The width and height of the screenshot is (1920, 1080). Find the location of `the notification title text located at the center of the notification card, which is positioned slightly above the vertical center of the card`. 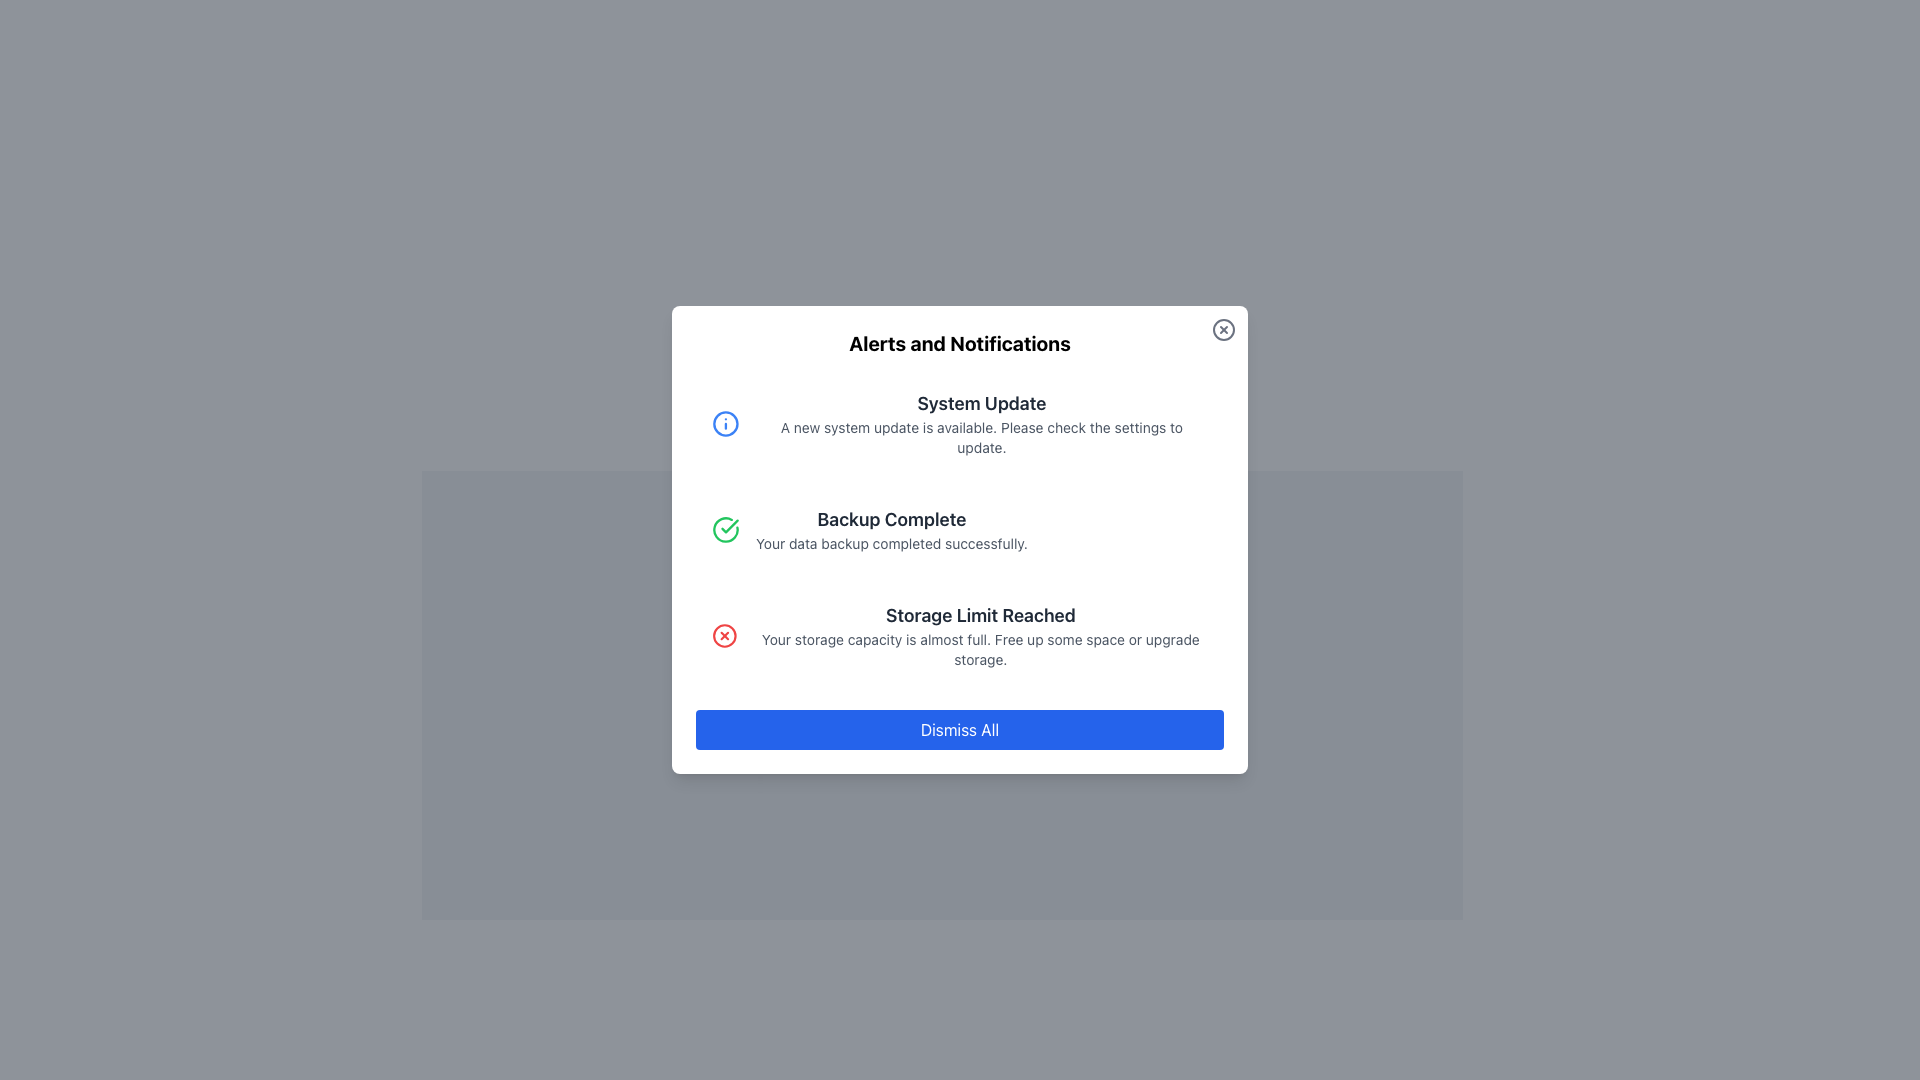

the notification title text located at the center of the notification card, which is positioned slightly above the vertical center of the card is located at coordinates (890, 519).